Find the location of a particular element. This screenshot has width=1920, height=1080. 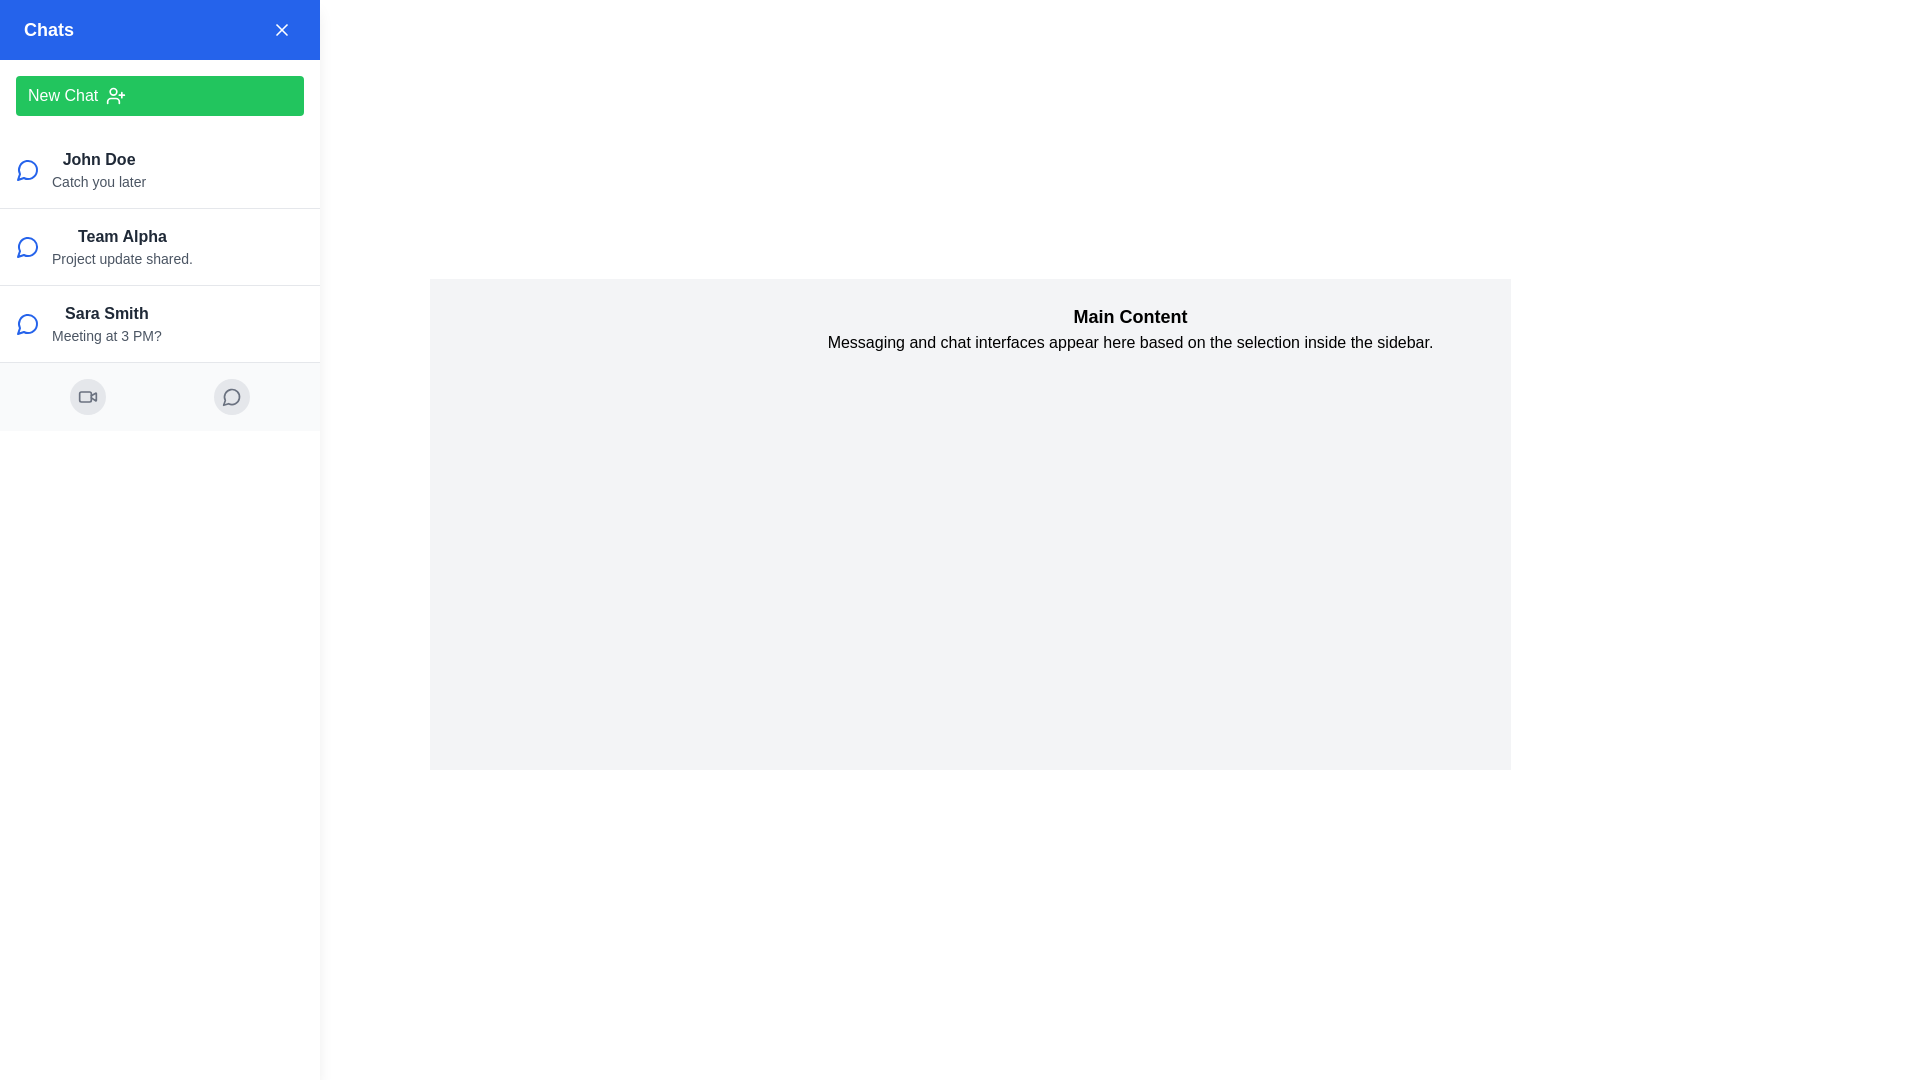

the close ('X') icon button with a blue background located in the top-right corner of the header section labeled 'Chats' is located at coordinates (281, 30).